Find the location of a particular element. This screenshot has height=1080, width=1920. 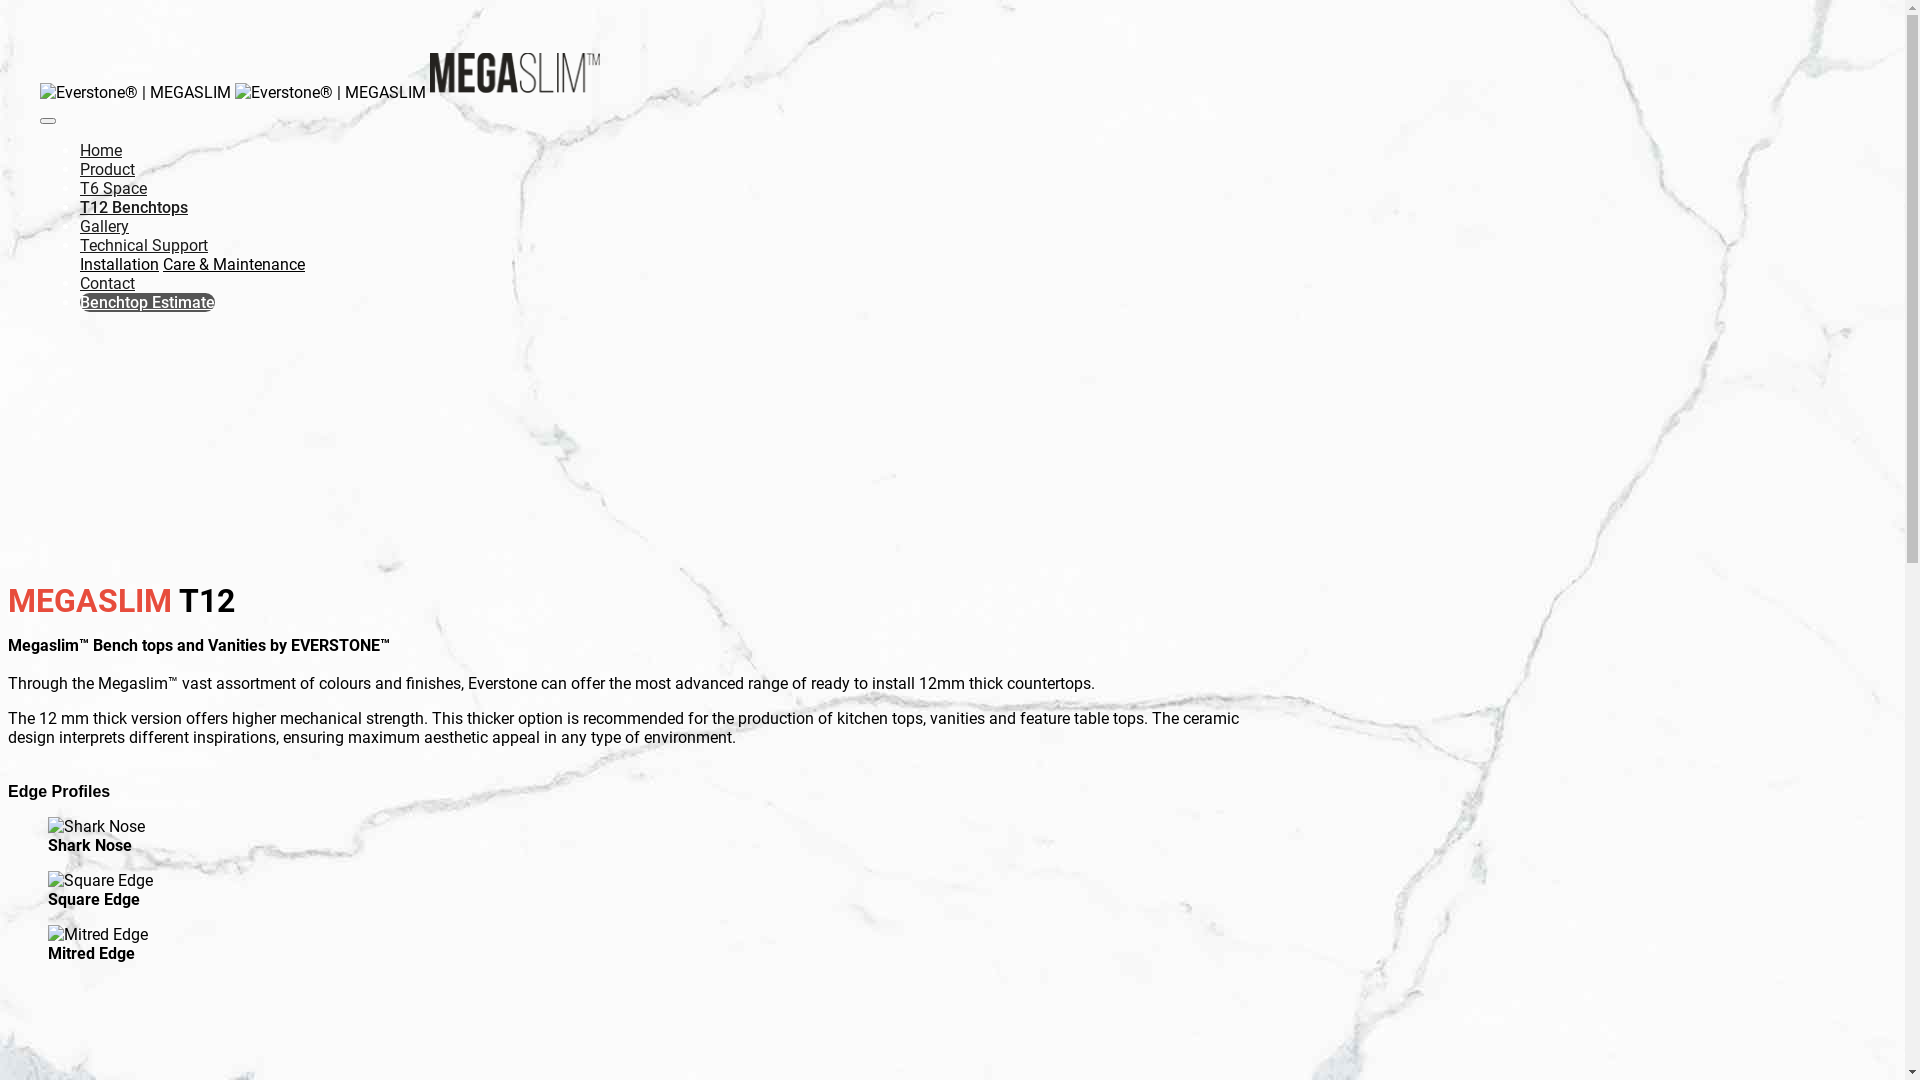

'Home' is located at coordinates (99, 149).